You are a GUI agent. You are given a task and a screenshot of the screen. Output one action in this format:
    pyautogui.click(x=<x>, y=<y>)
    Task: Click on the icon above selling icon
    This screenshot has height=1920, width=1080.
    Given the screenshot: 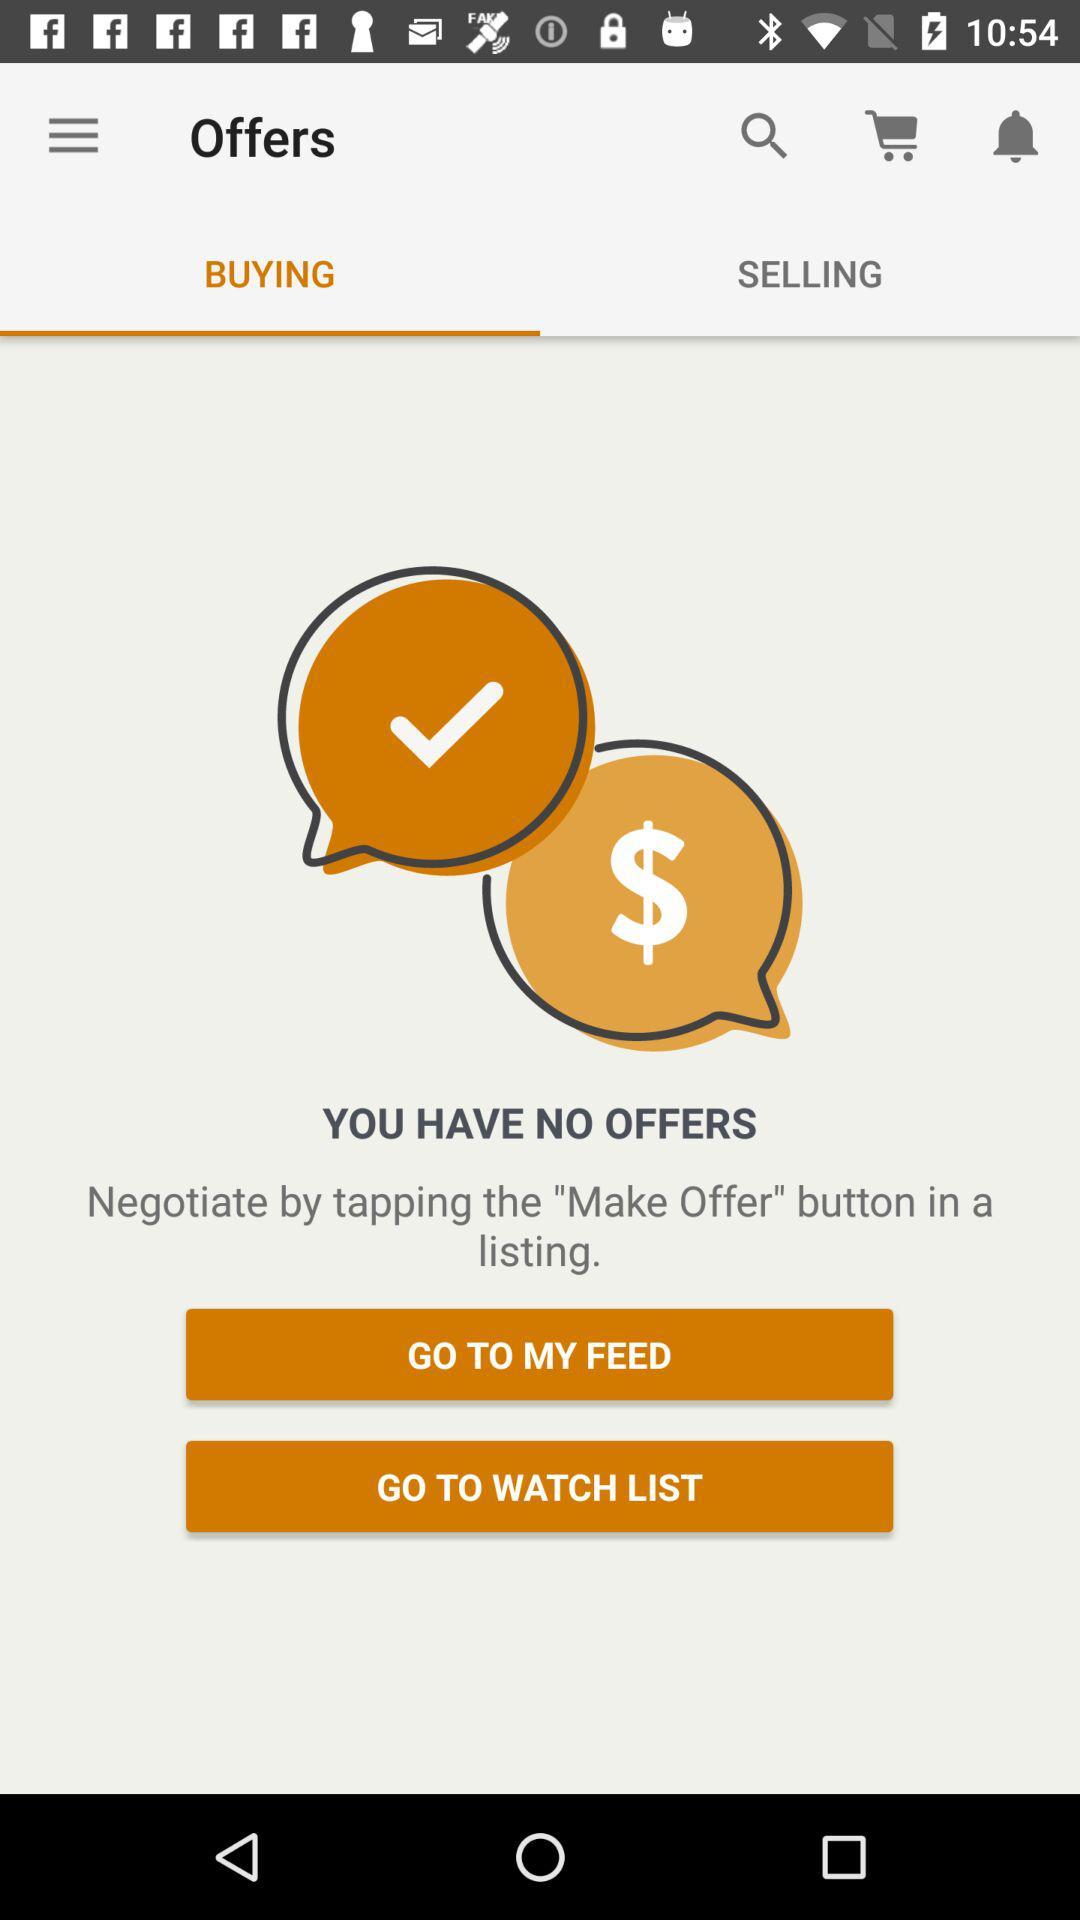 What is the action you would take?
    pyautogui.click(x=764, y=135)
    